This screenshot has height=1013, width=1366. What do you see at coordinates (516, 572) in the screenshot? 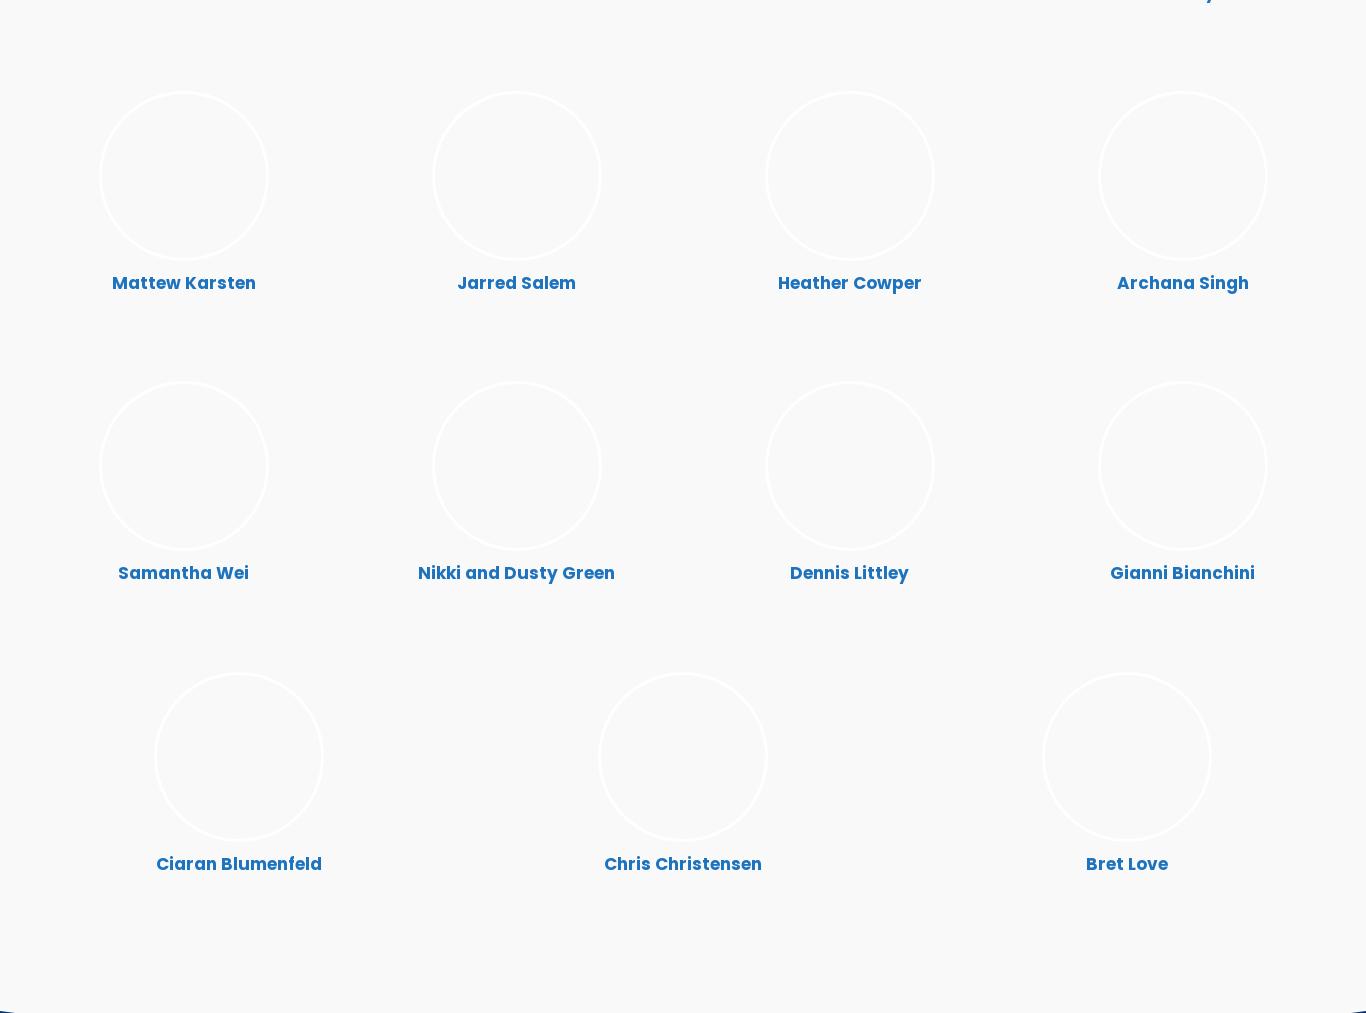
I see `'Nikki and Dusty Green'` at bounding box center [516, 572].